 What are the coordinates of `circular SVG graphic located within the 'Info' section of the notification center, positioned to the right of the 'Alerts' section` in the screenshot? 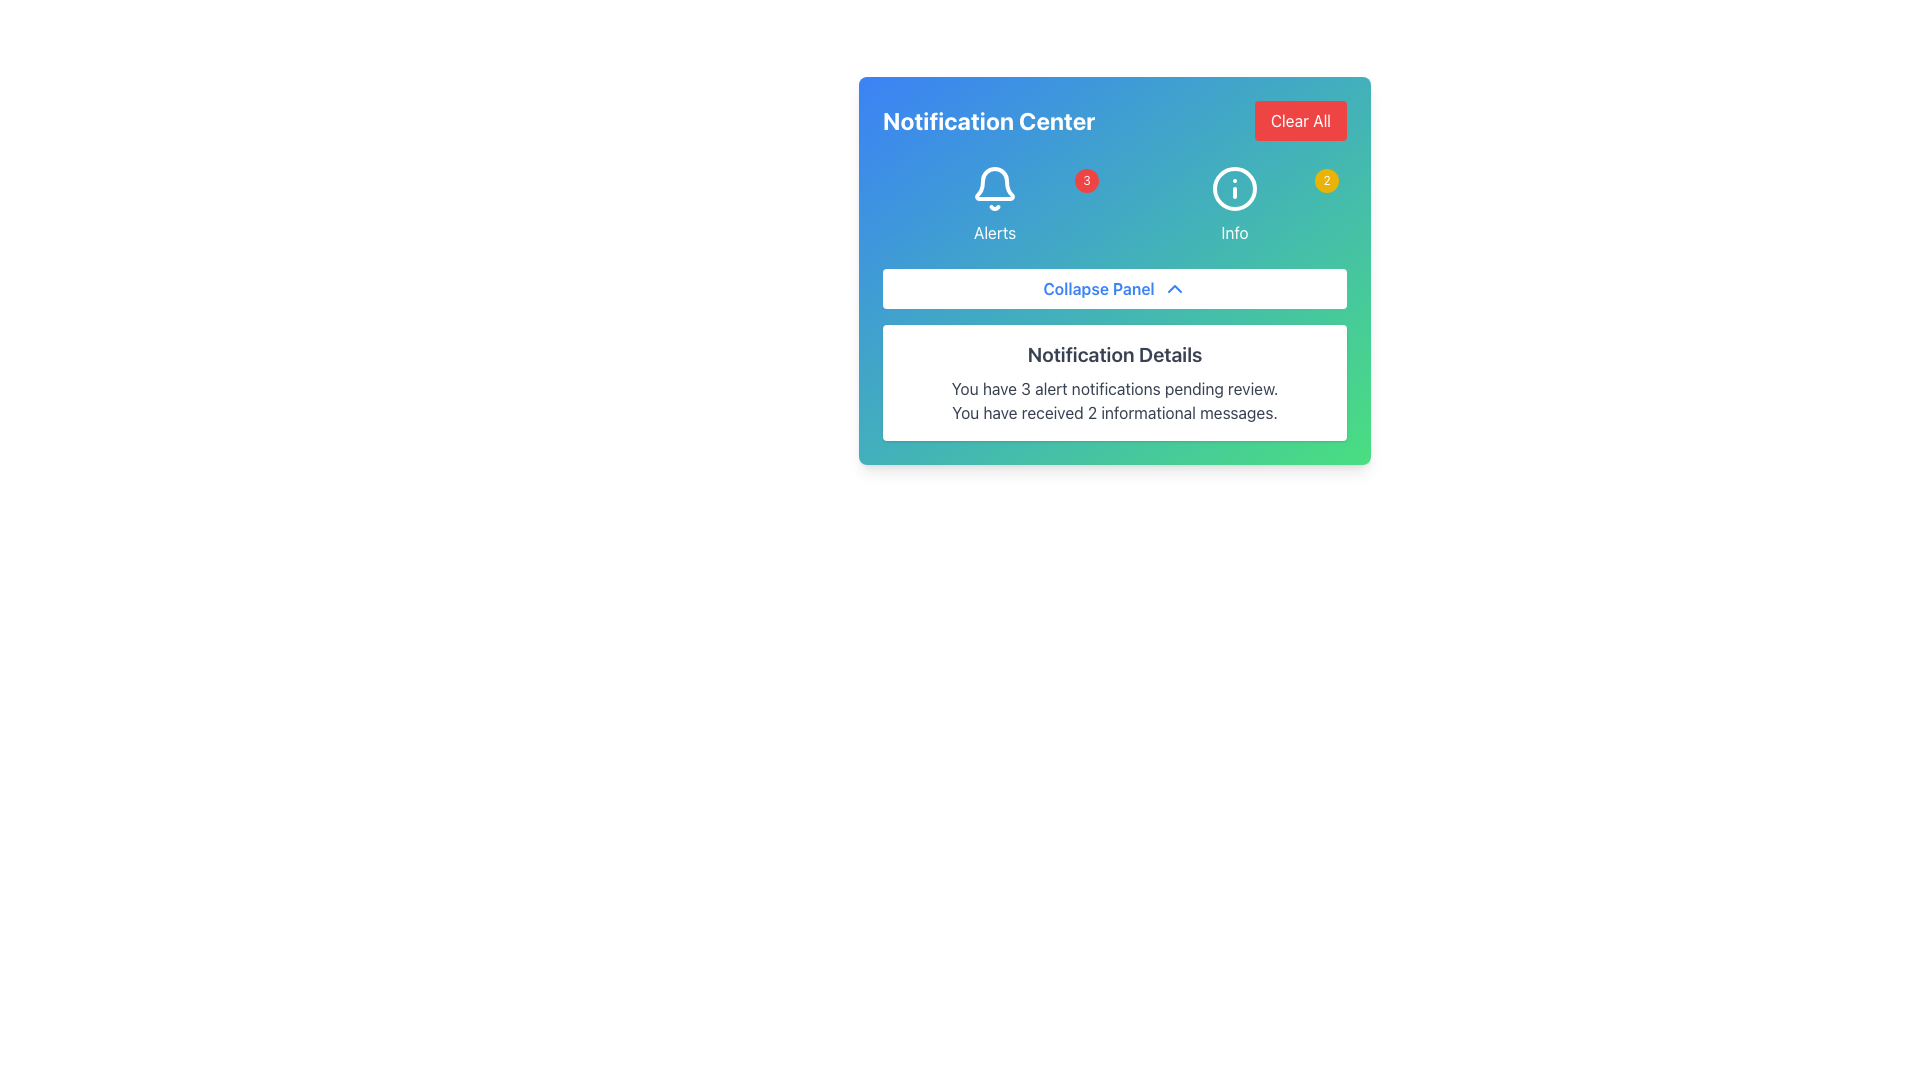 It's located at (1233, 189).